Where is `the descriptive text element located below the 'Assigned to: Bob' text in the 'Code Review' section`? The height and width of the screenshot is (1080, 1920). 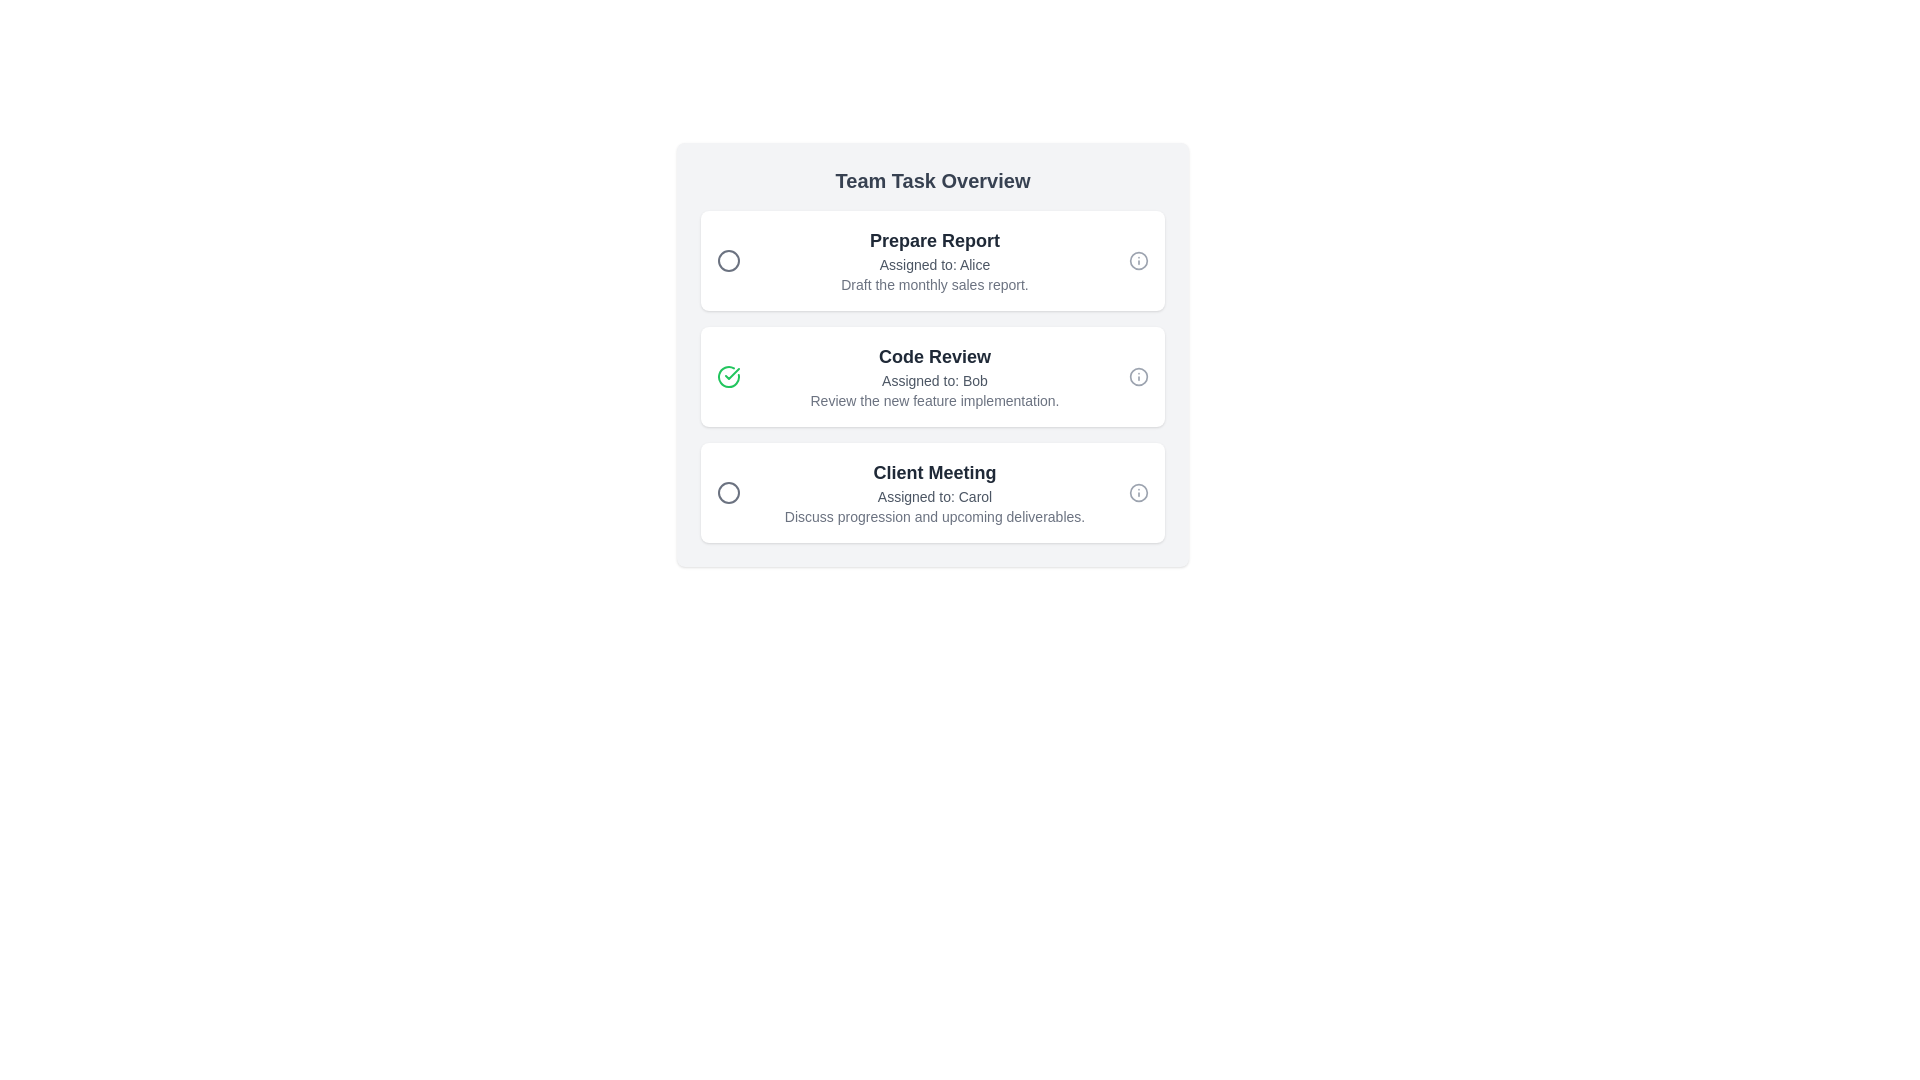 the descriptive text element located below the 'Assigned to: Bob' text in the 'Code Review' section is located at coordinates (934, 401).